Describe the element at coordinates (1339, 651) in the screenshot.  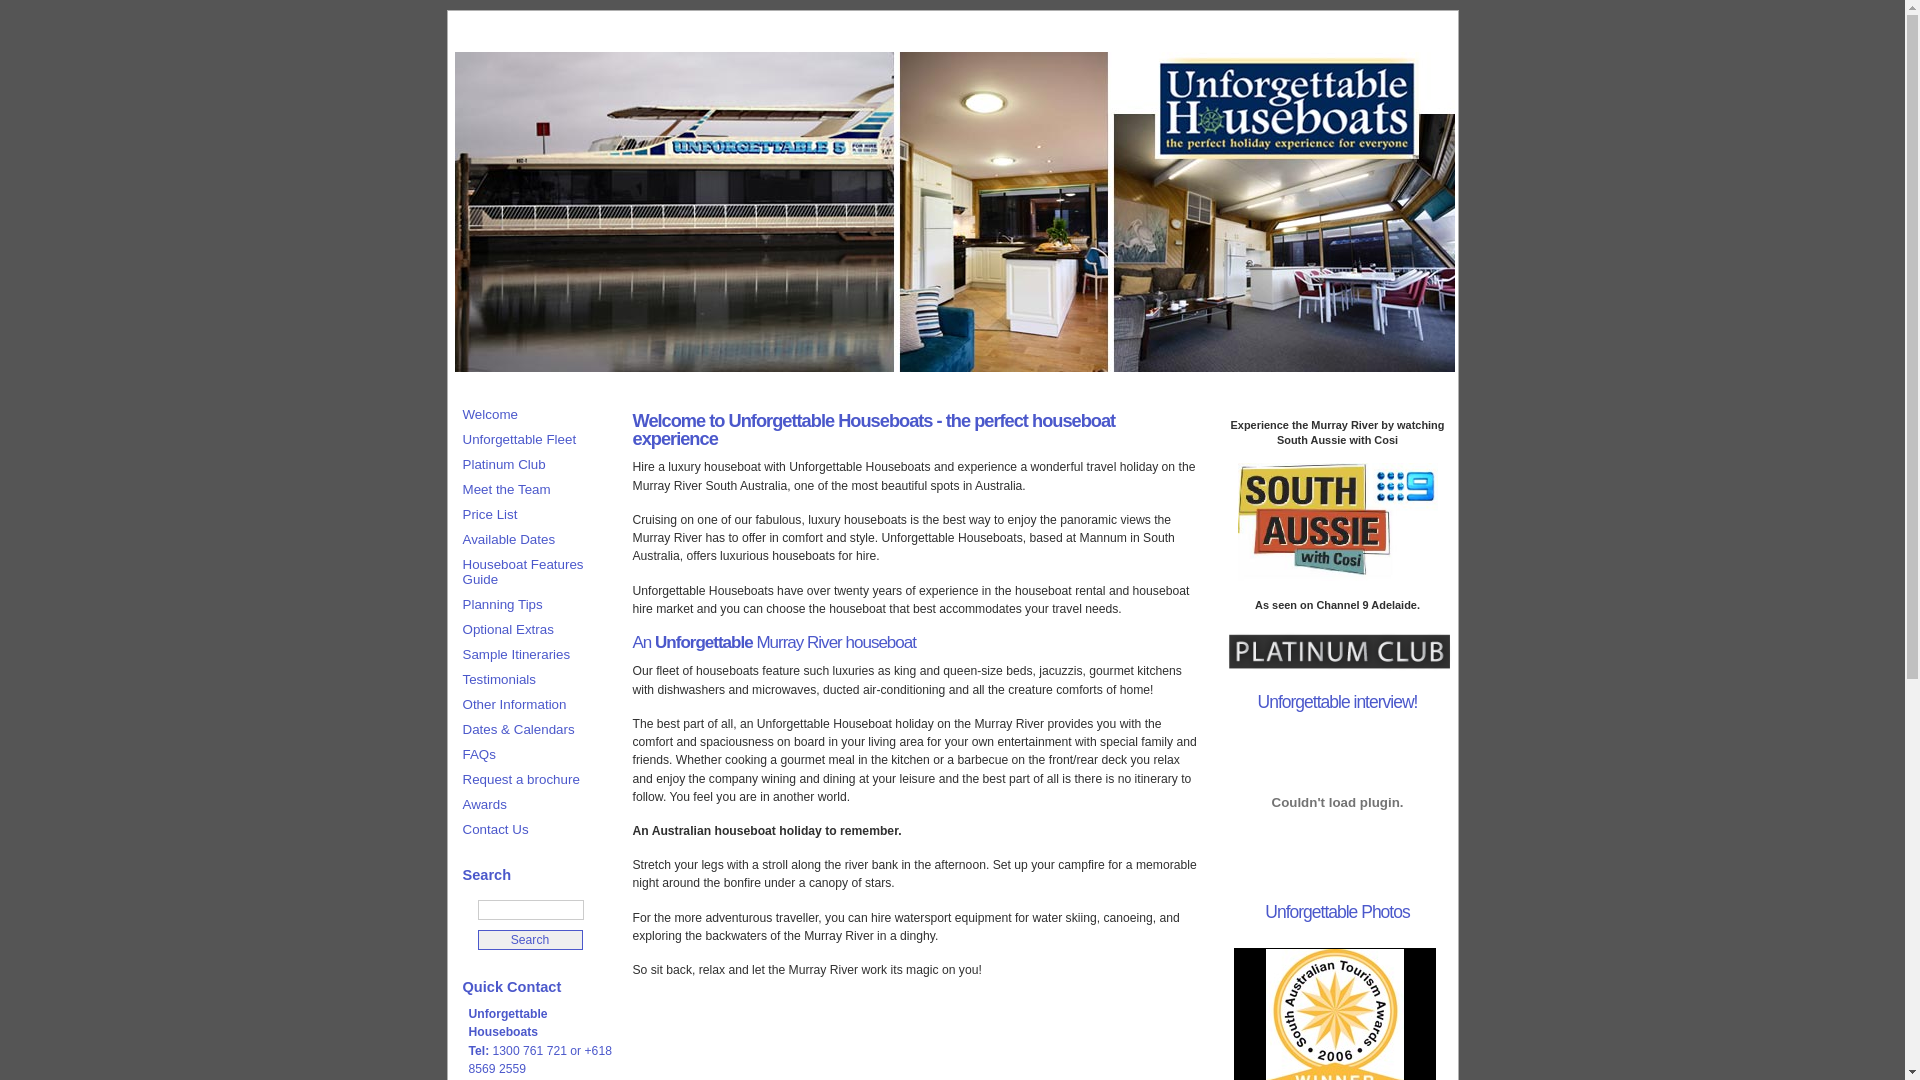
I see `'Unforgettable Platinum Club'` at that location.